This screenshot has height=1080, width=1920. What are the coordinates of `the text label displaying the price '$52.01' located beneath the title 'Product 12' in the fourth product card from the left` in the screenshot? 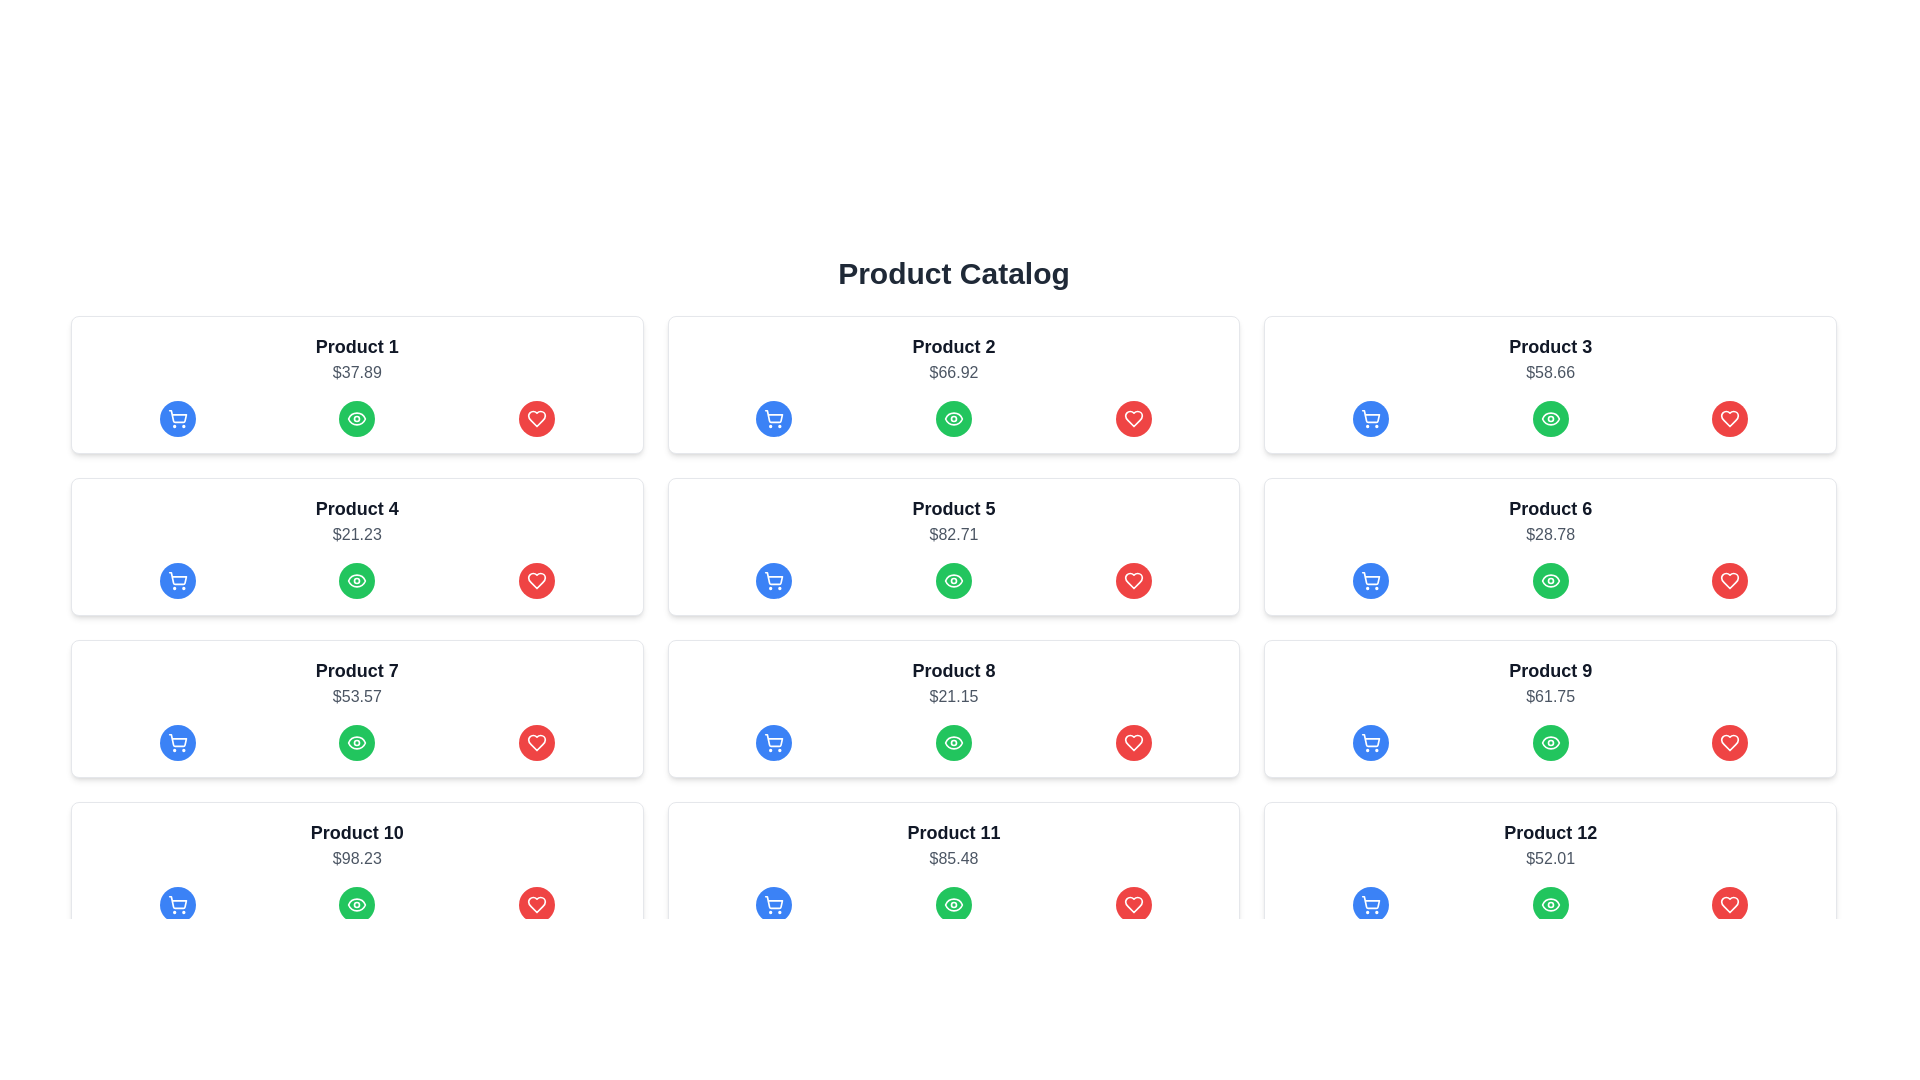 It's located at (1549, 858).